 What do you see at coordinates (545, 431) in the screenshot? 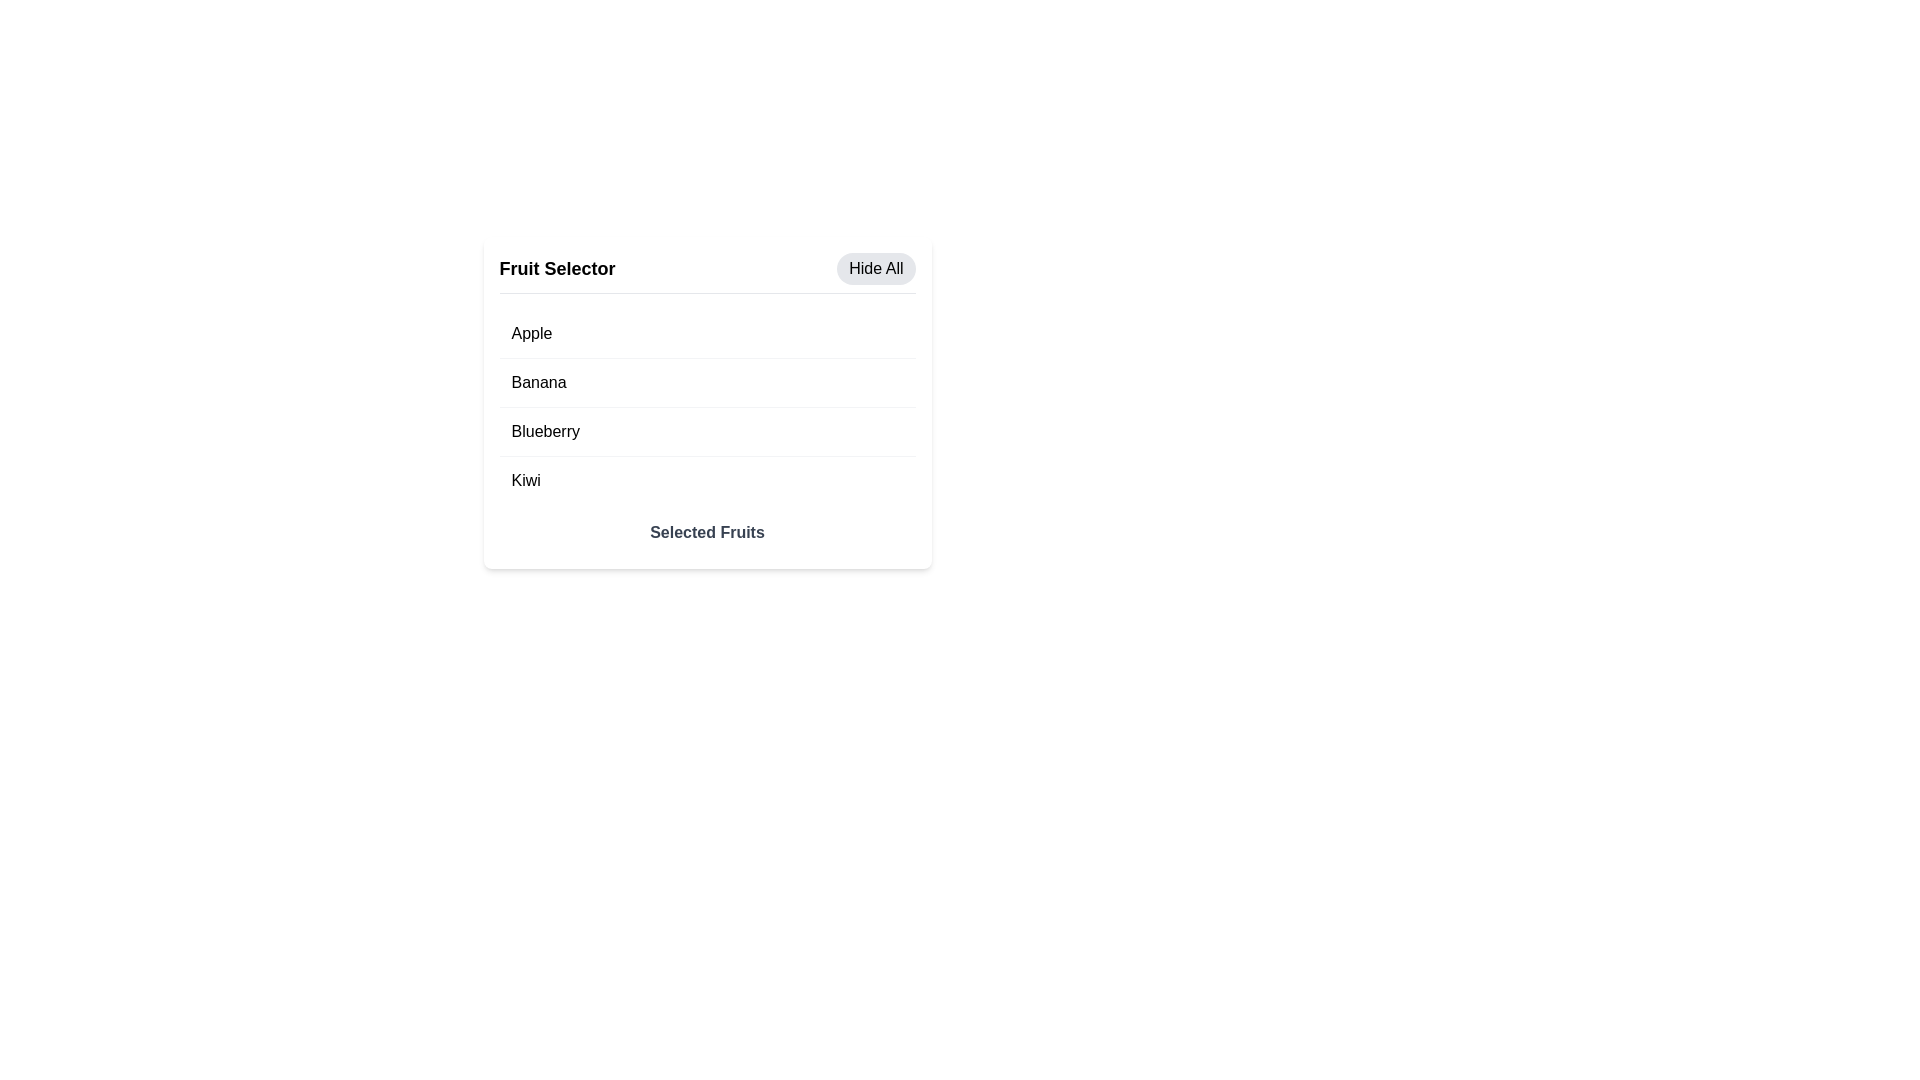
I see `the 'Apple' text label in the 'Fruit Selector' list` at bounding box center [545, 431].